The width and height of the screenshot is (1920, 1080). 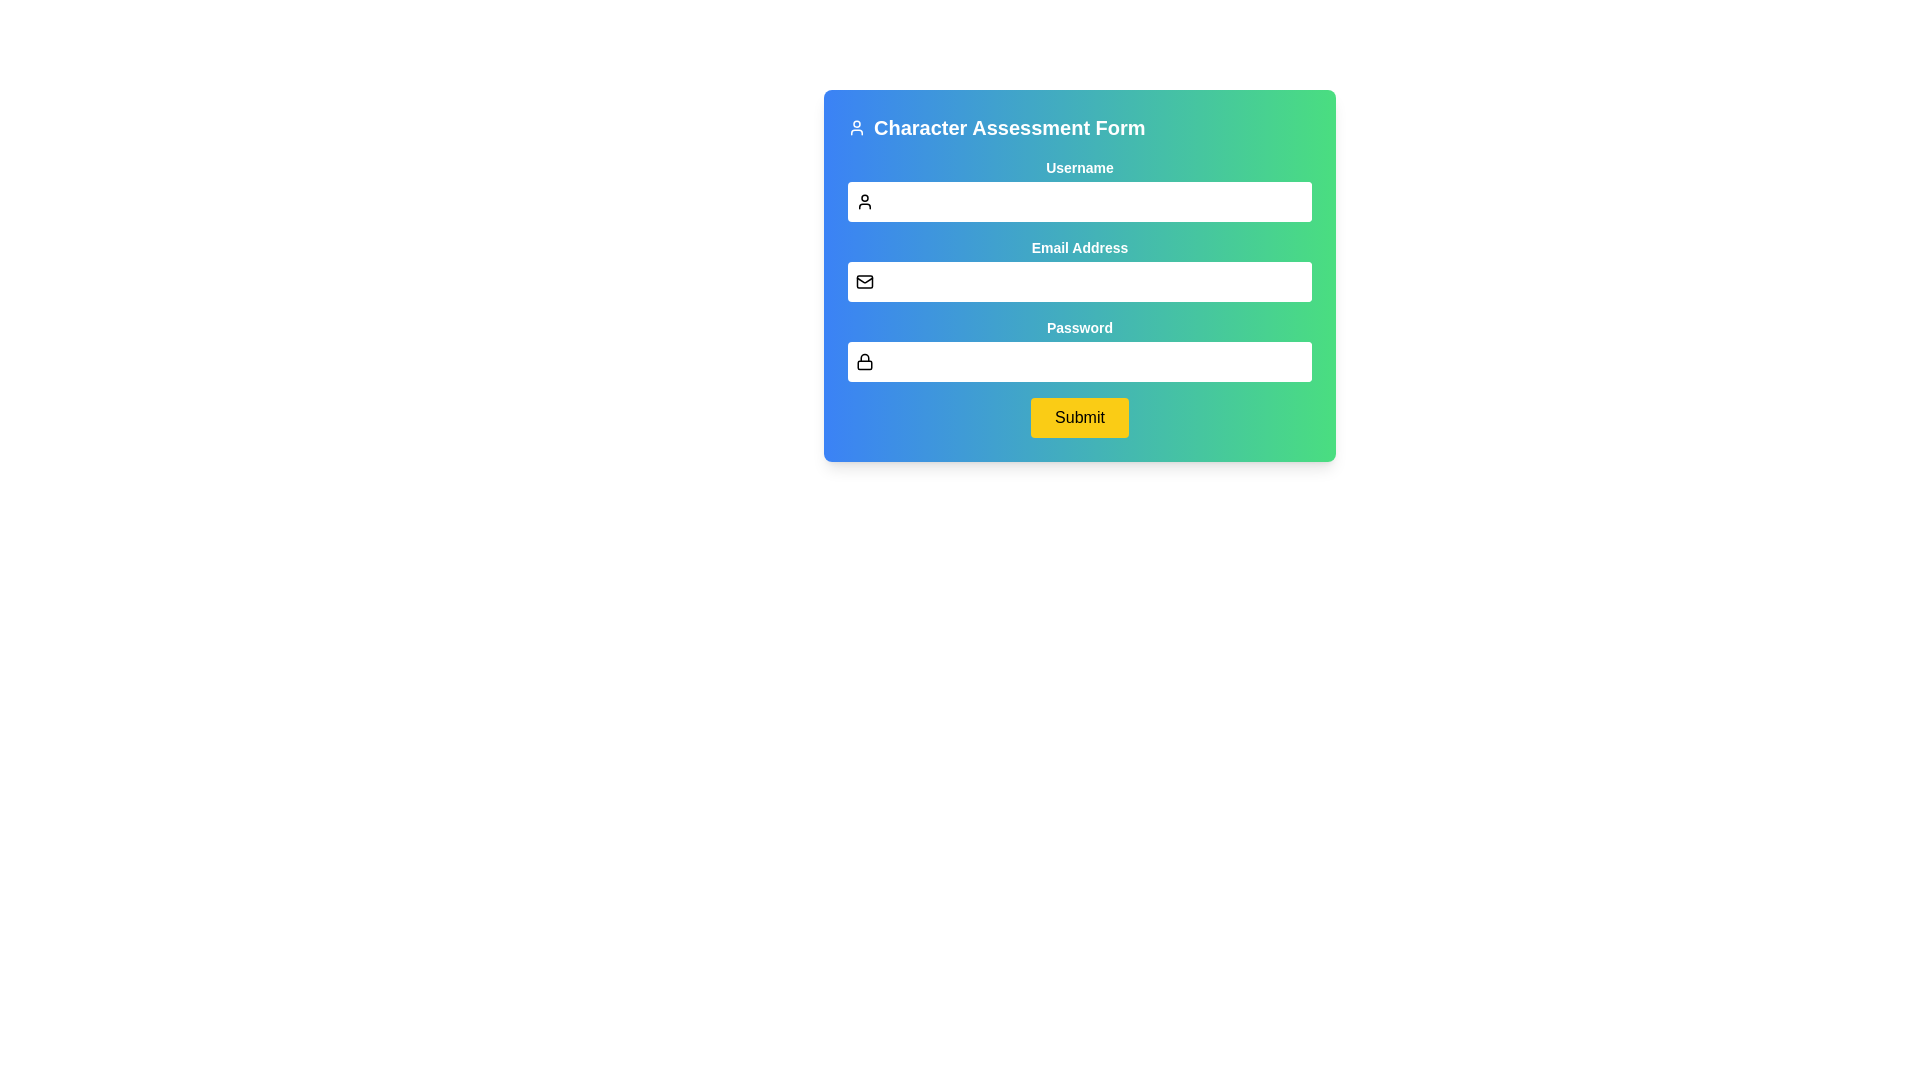 What do you see at coordinates (1079, 127) in the screenshot?
I see `the Header with the text 'Character Assessment Form' and user icon, which is located at the top of the form panel and centered horizontally` at bounding box center [1079, 127].